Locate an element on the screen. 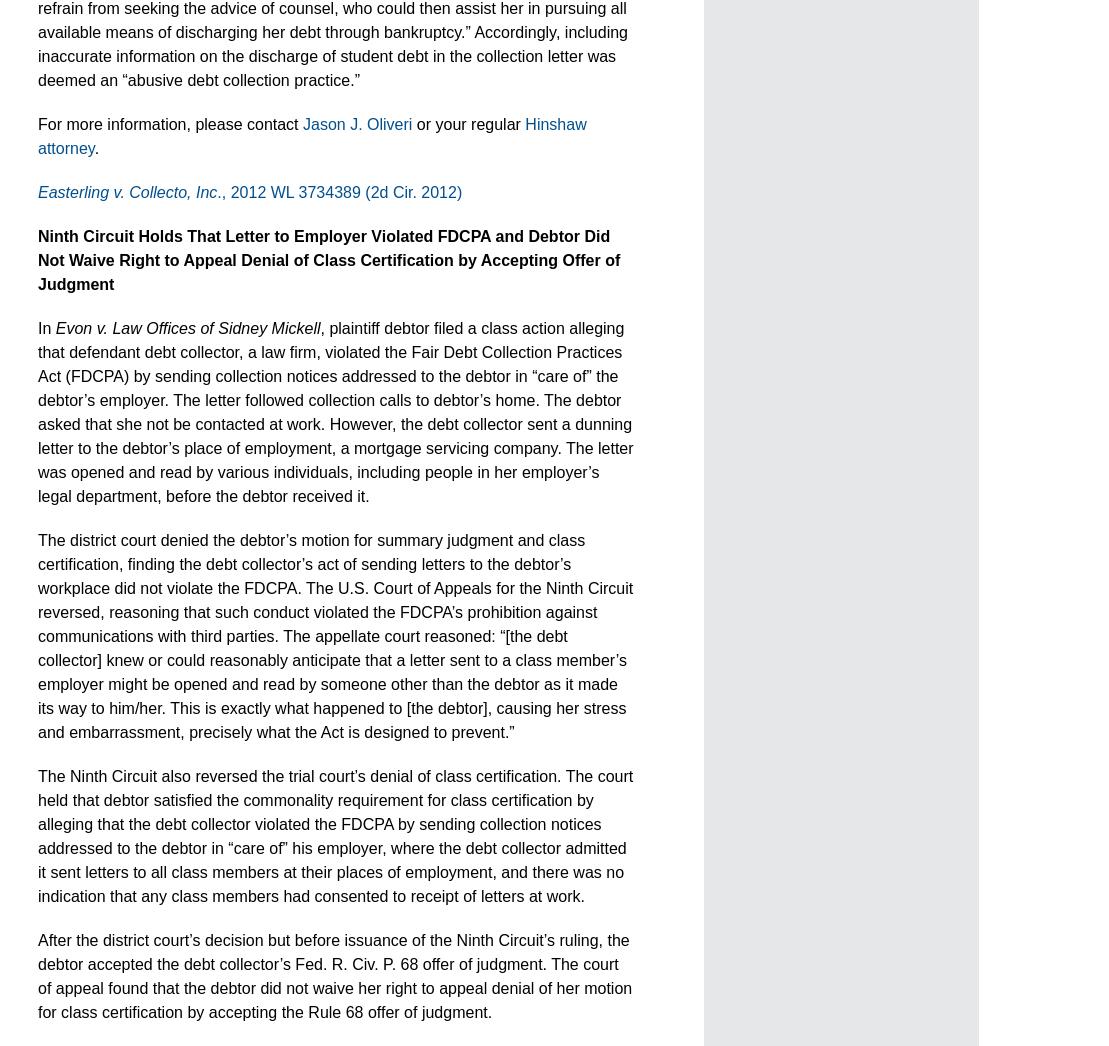 The height and width of the screenshot is (1046, 1109). 'In' is located at coordinates (46, 327).